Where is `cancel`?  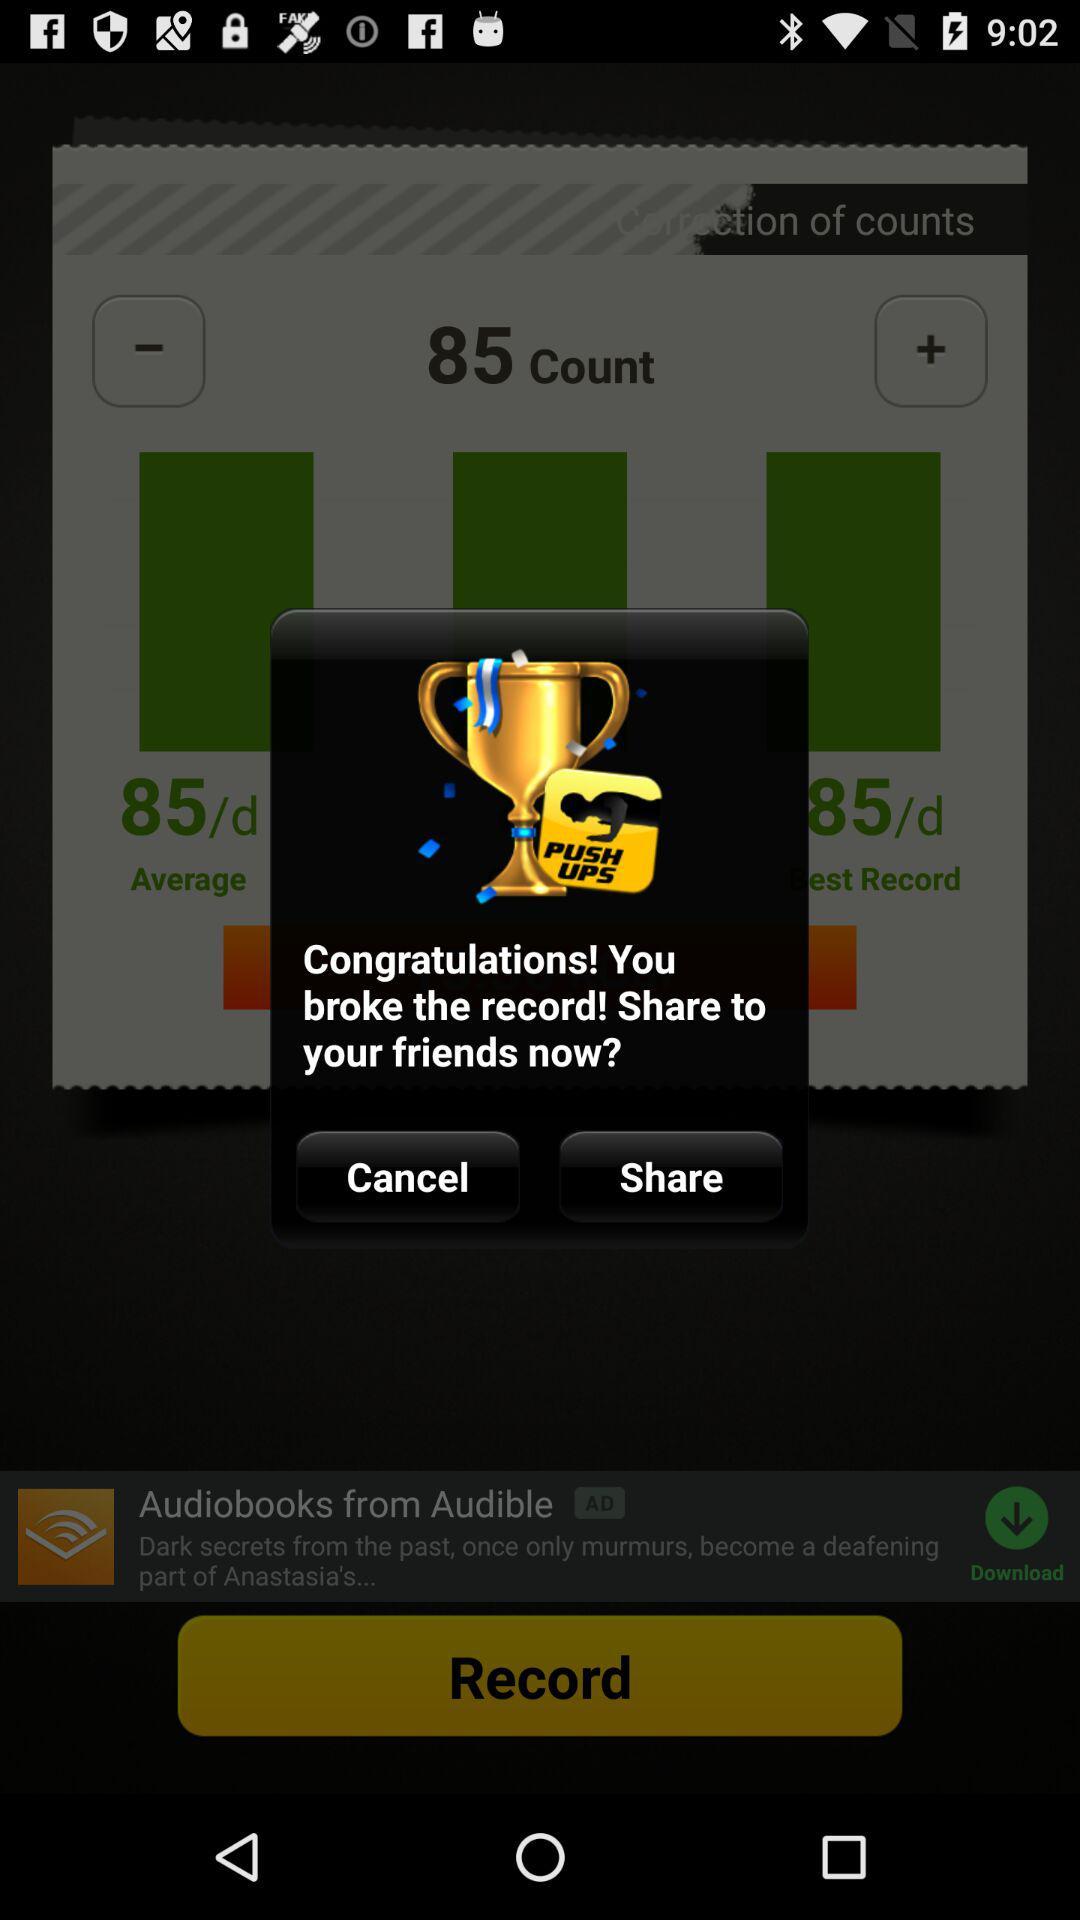
cancel is located at coordinates (407, 1176).